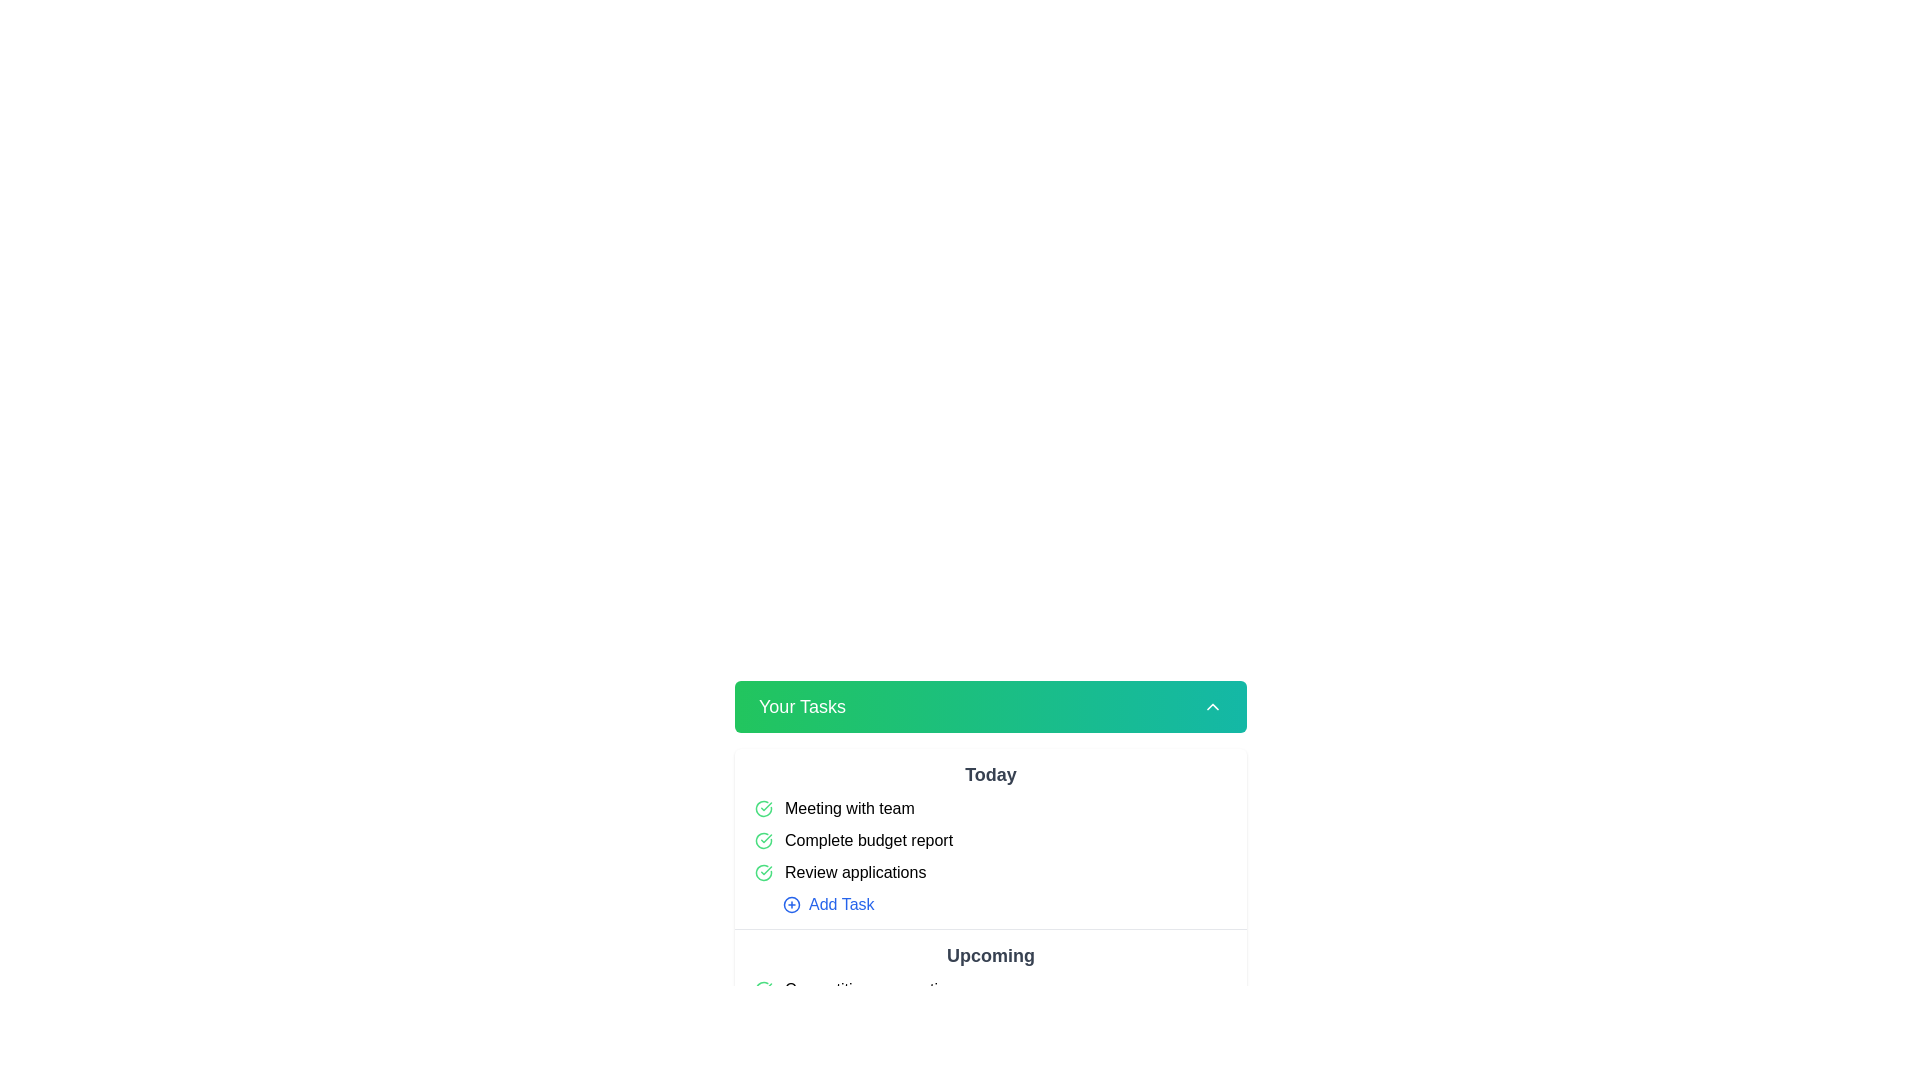  Describe the element at coordinates (762, 808) in the screenshot. I see `the circular graphical vector representing a part of the SVG image in the 'Complete budget report' task indicator located in the 'Today' section of the task management interface` at that location.